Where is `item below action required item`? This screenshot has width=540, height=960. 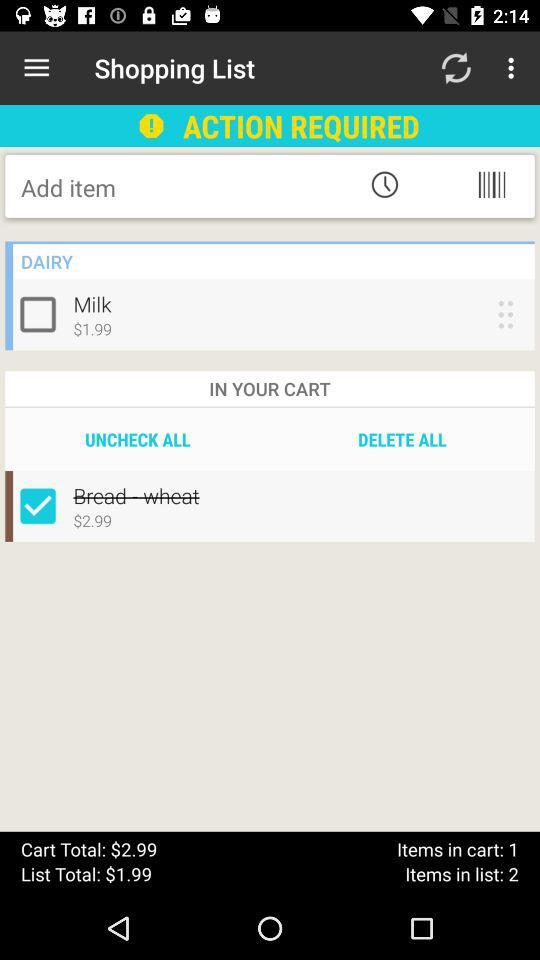
item below action required item is located at coordinates (384, 184).